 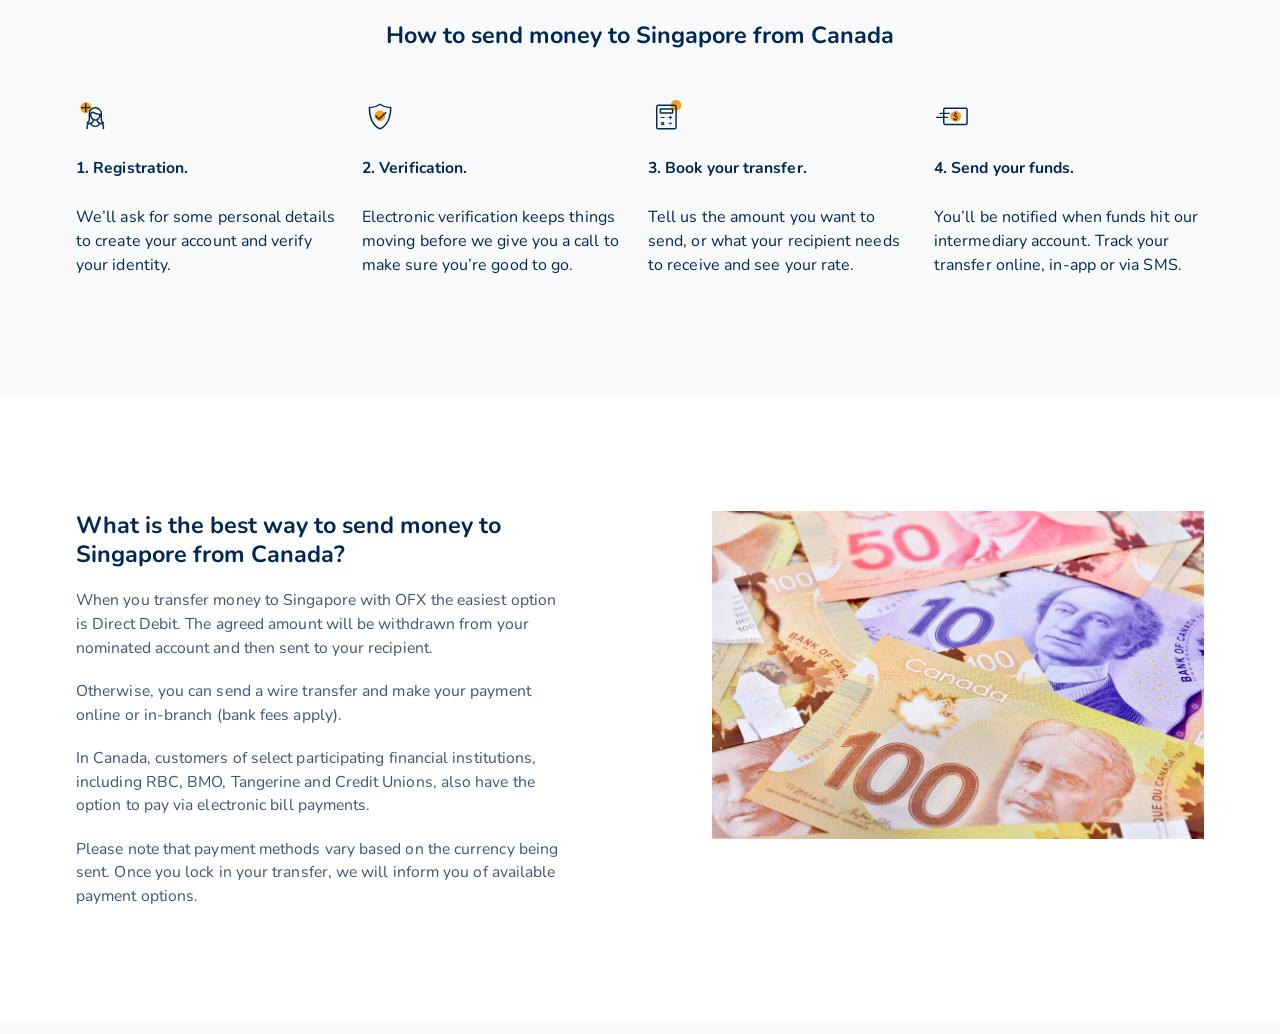 What do you see at coordinates (685, 600) in the screenshot?
I see `'INR'` at bounding box center [685, 600].